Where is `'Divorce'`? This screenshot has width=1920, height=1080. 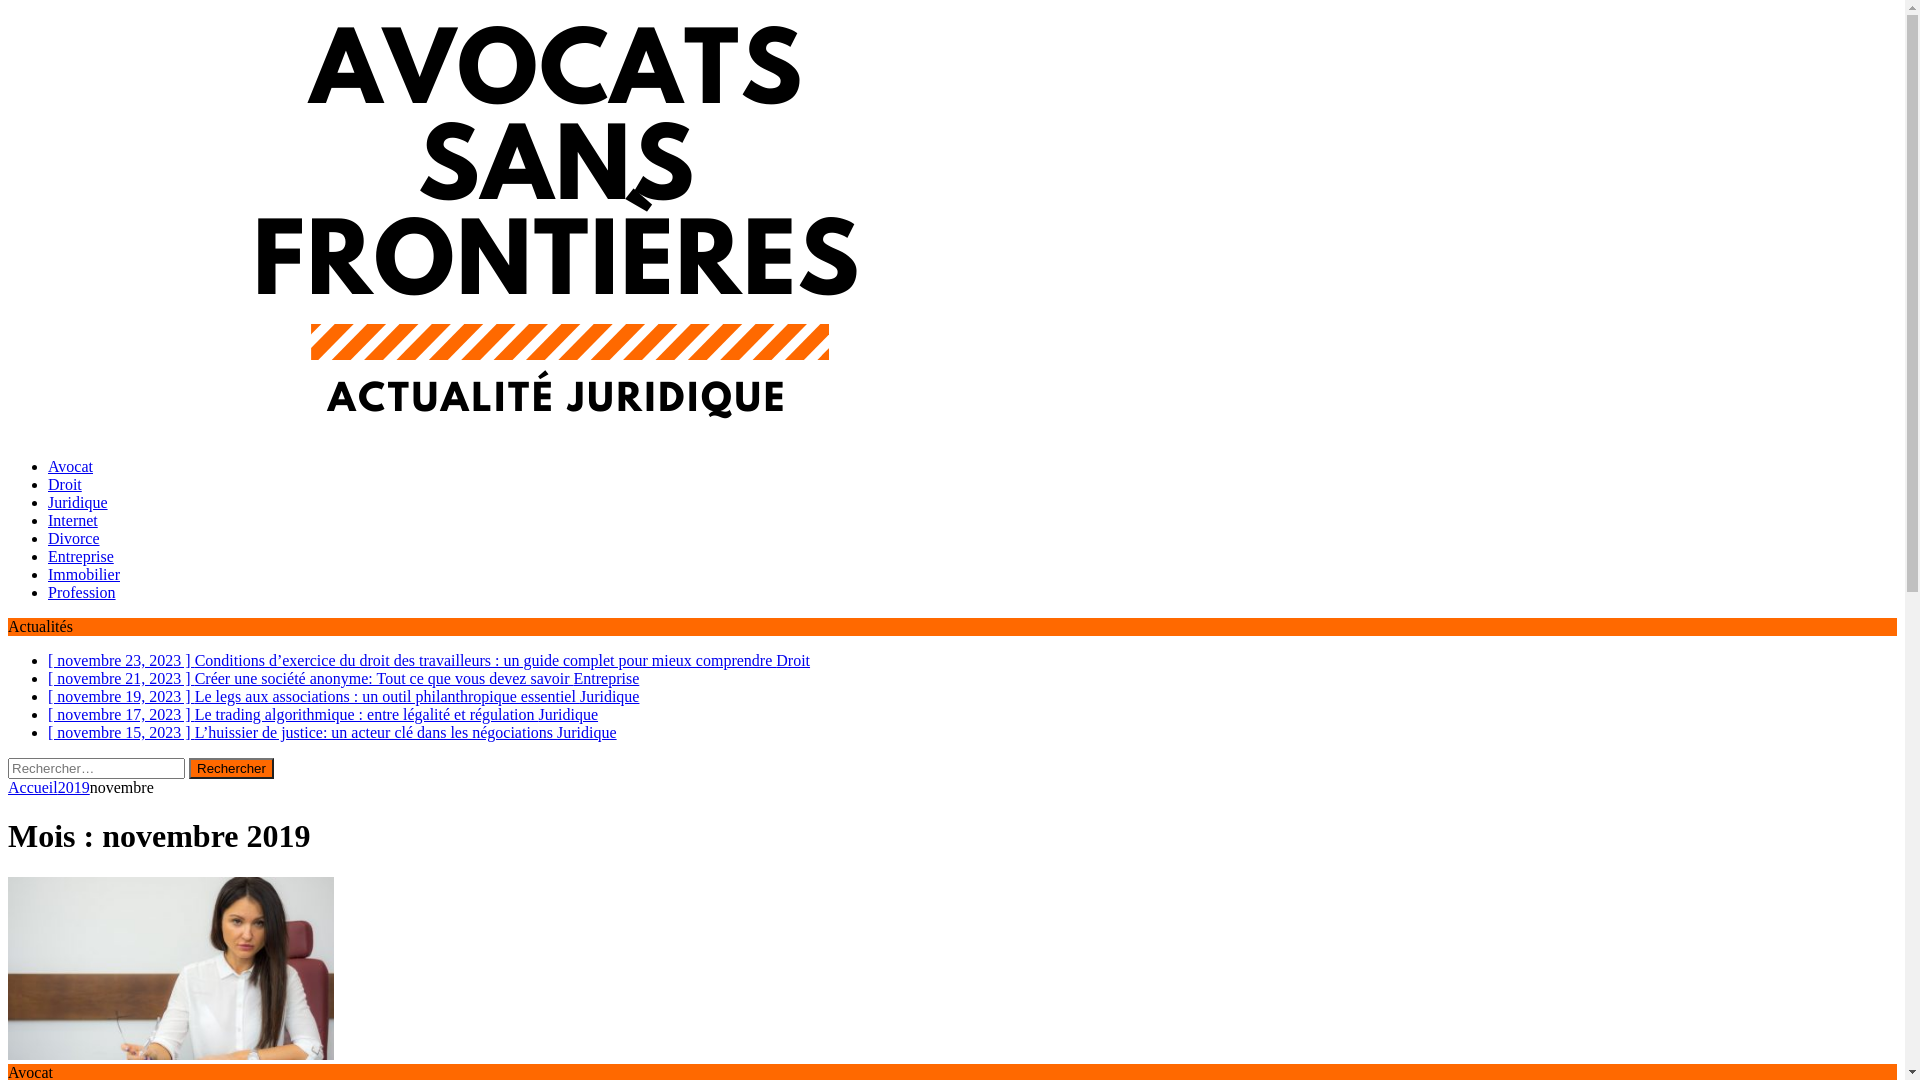 'Divorce' is located at coordinates (73, 537).